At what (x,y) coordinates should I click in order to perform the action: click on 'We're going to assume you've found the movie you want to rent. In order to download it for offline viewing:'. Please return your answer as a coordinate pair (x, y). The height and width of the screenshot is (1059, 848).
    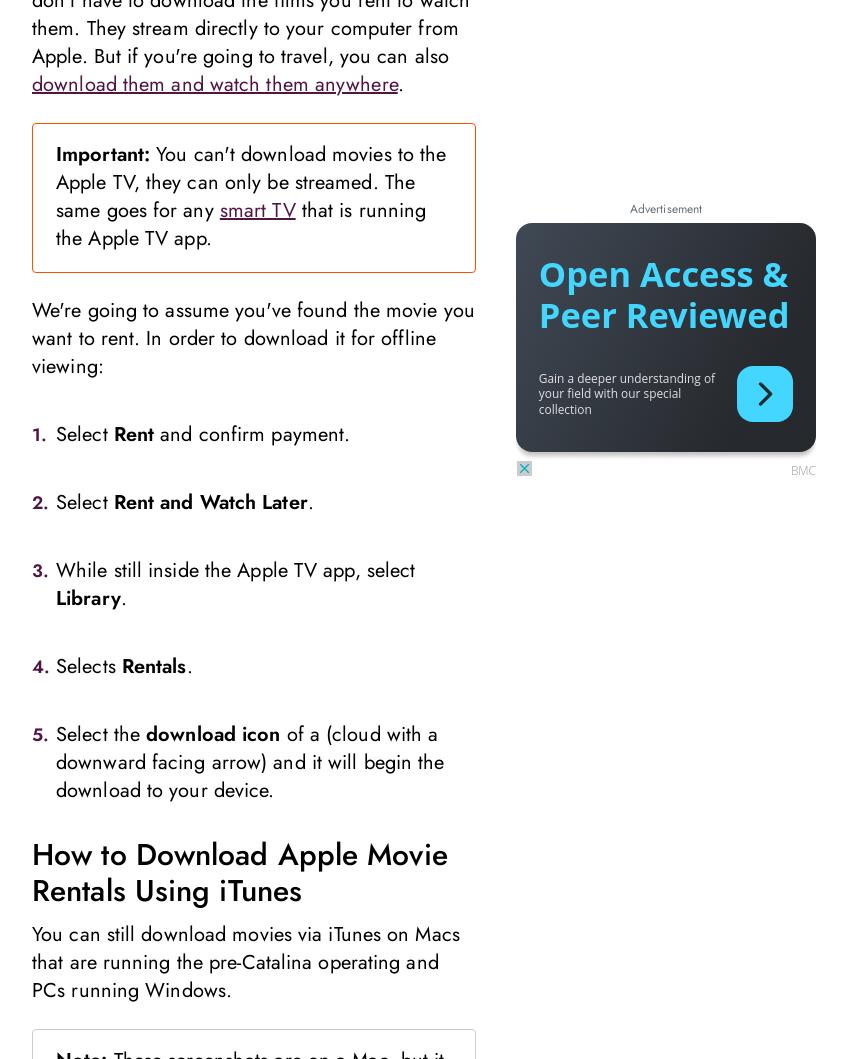
    Looking at the image, I should click on (30, 336).